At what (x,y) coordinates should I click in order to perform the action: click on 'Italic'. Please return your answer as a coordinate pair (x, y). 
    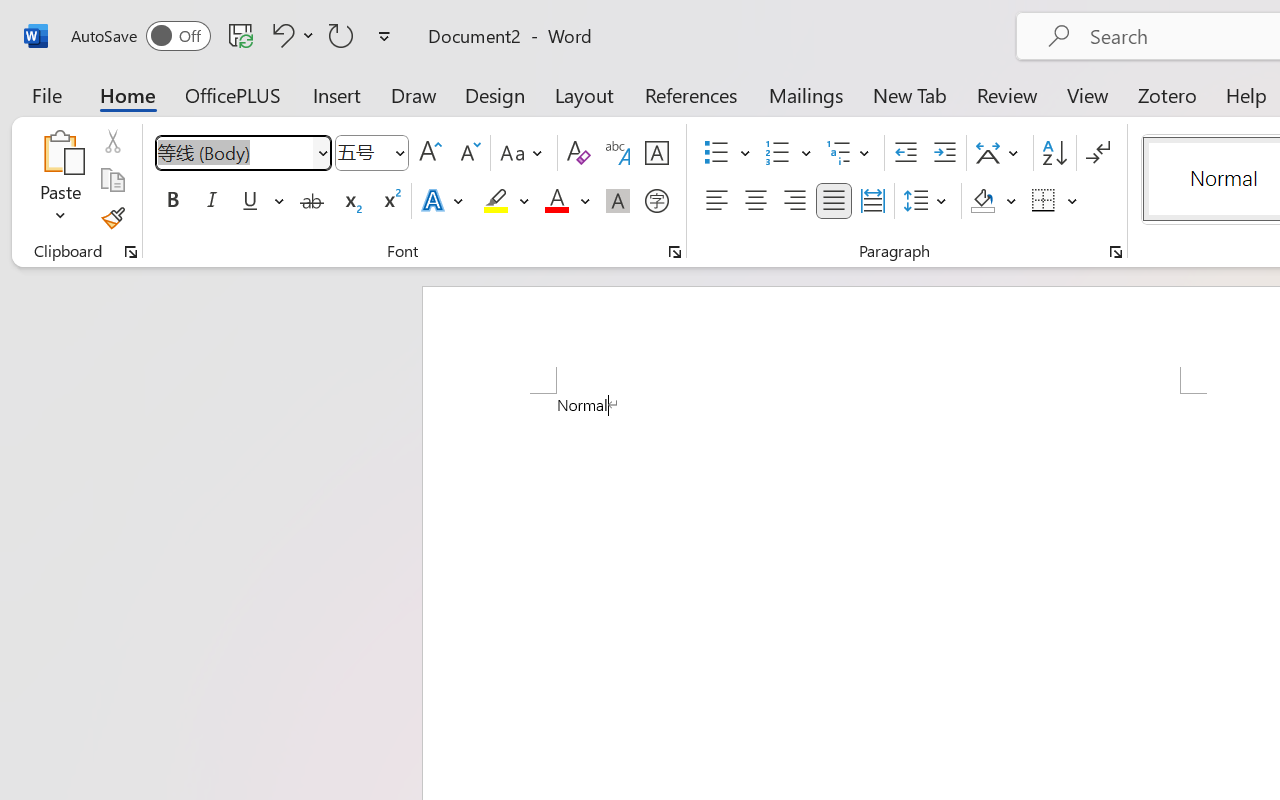
    Looking at the image, I should click on (212, 201).